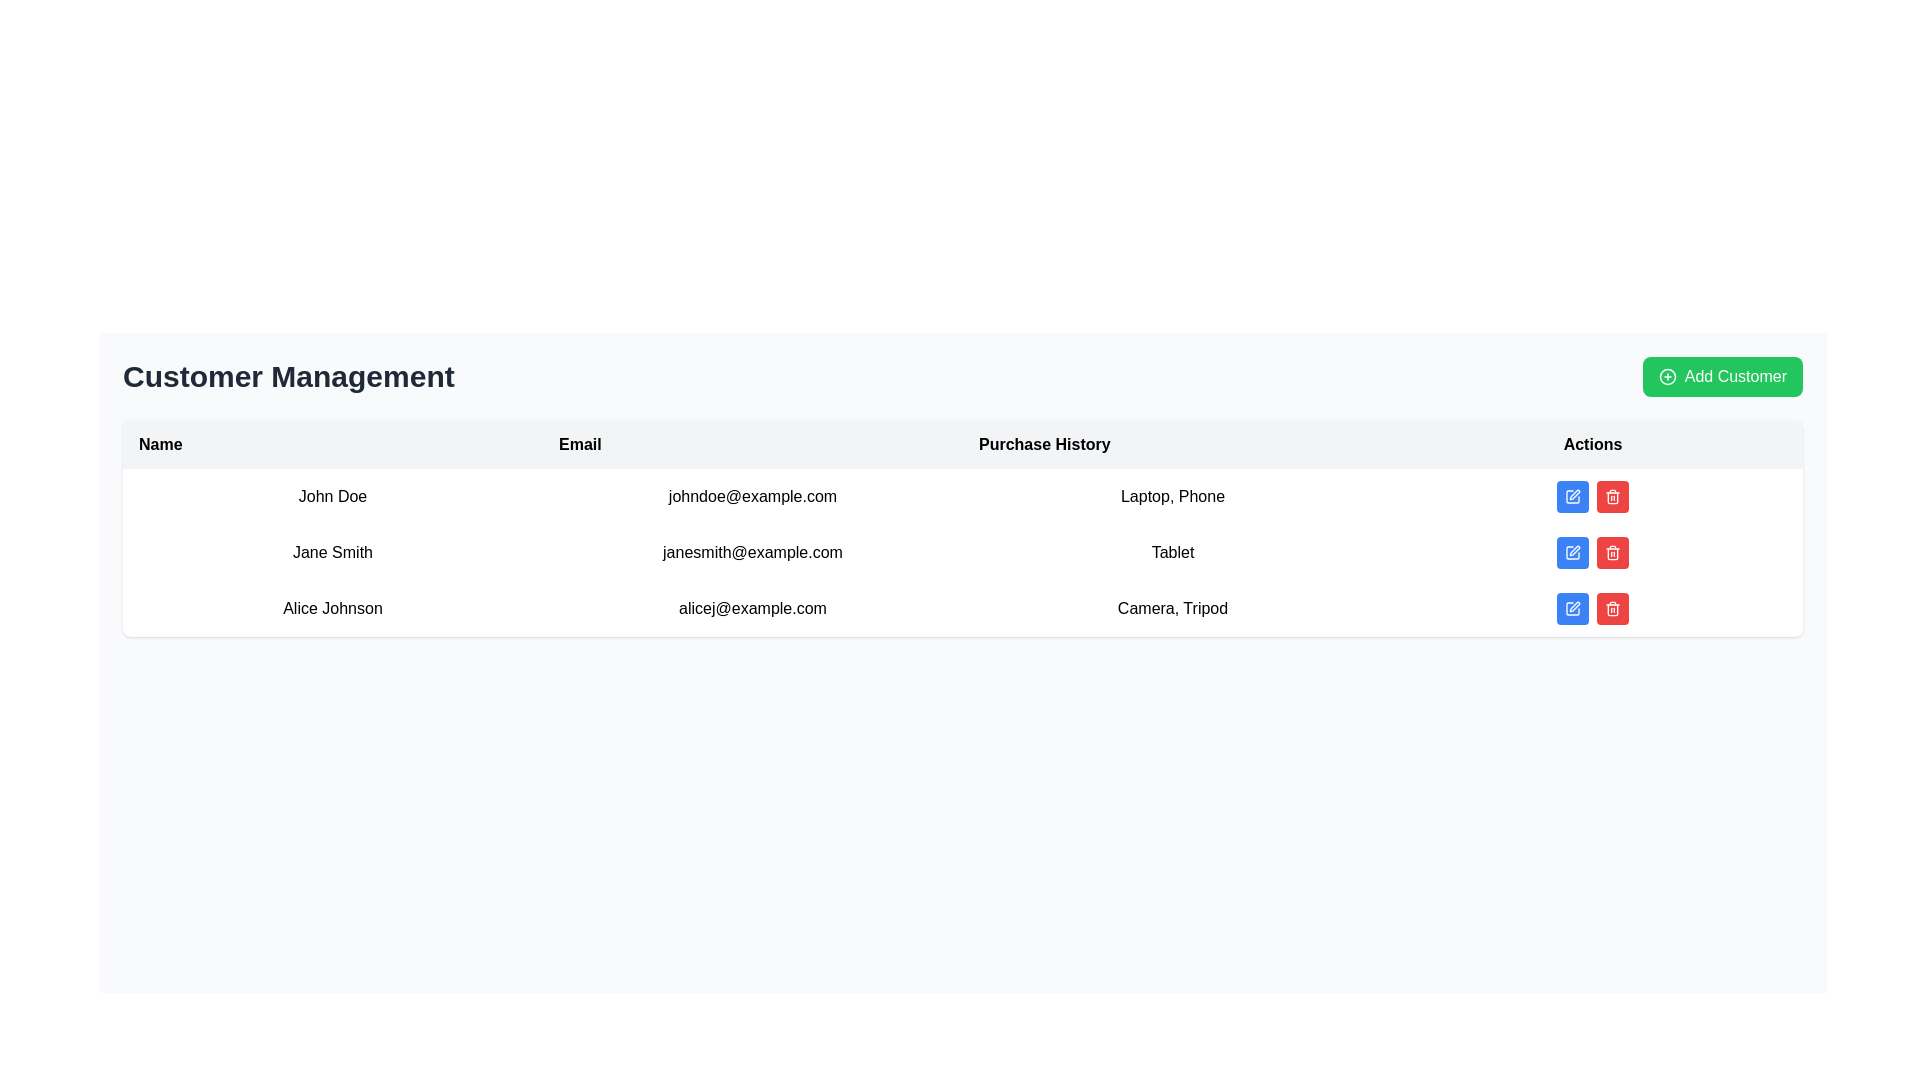 This screenshot has width=1920, height=1080. What do you see at coordinates (1612, 608) in the screenshot?
I see `the trash icon located within the row associated with the user 'Alice Johnson' to initiate a delete action` at bounding box center [1612, 608].